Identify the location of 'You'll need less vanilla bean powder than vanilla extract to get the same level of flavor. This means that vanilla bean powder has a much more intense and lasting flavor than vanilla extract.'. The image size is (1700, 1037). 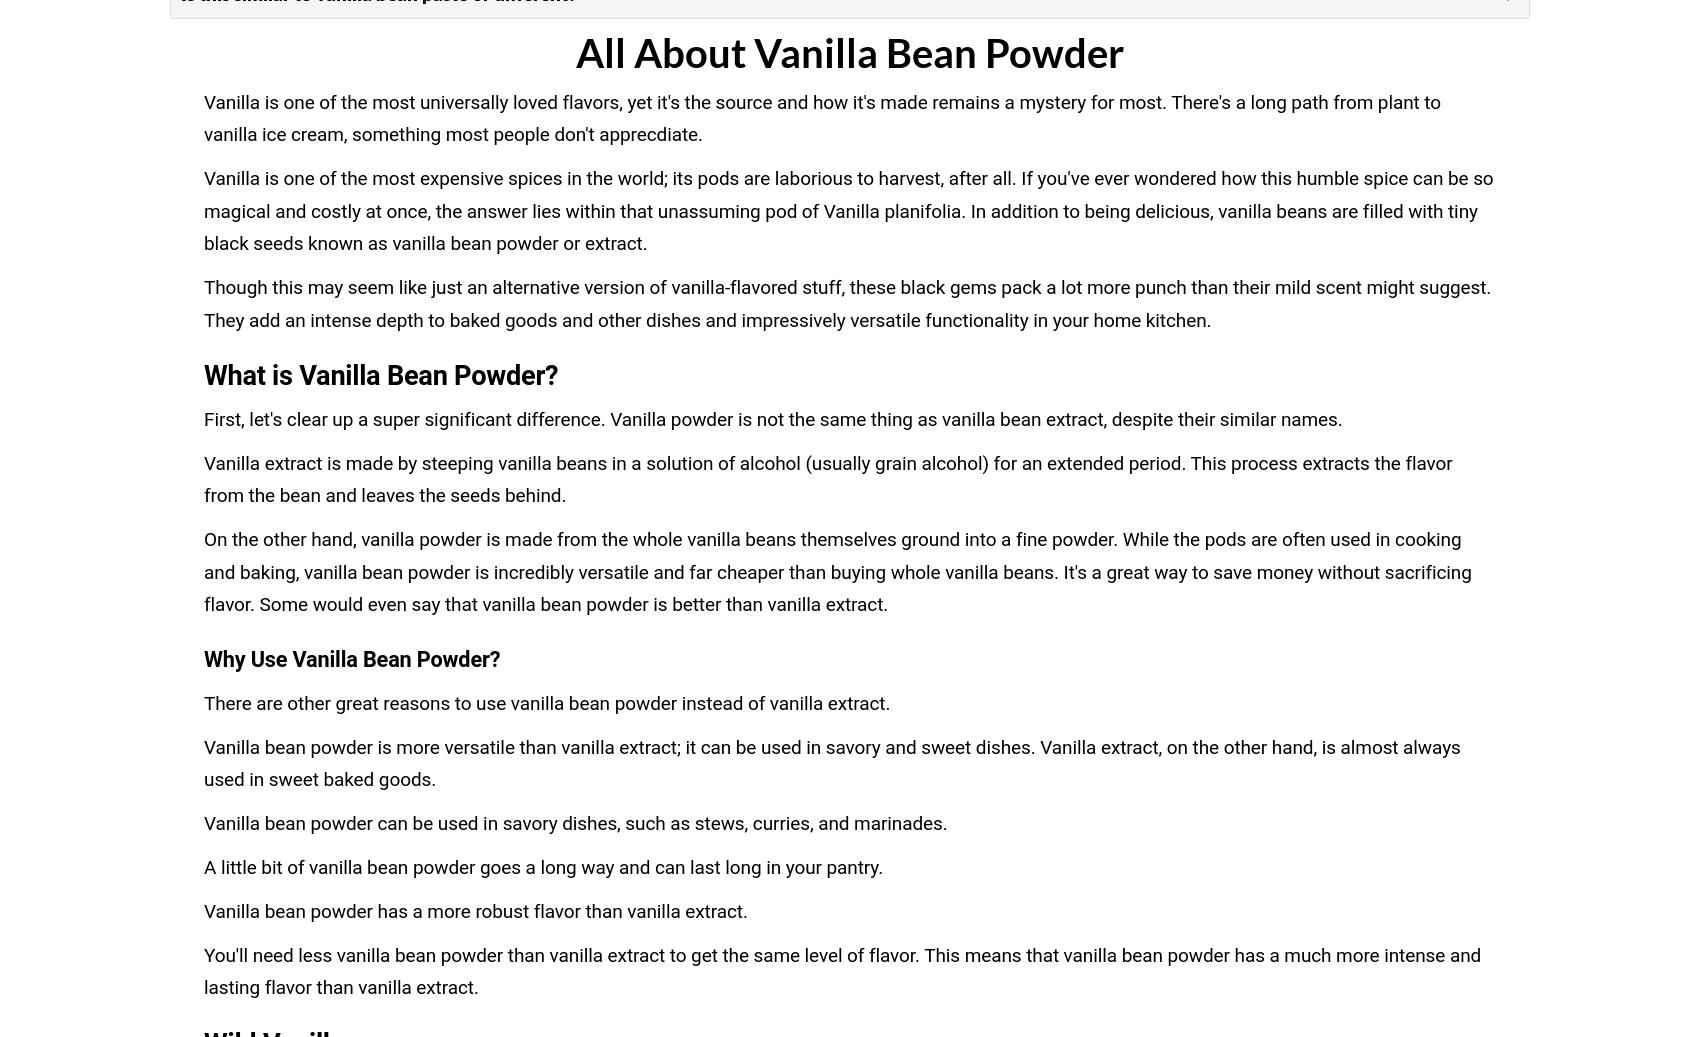
(841, 971).